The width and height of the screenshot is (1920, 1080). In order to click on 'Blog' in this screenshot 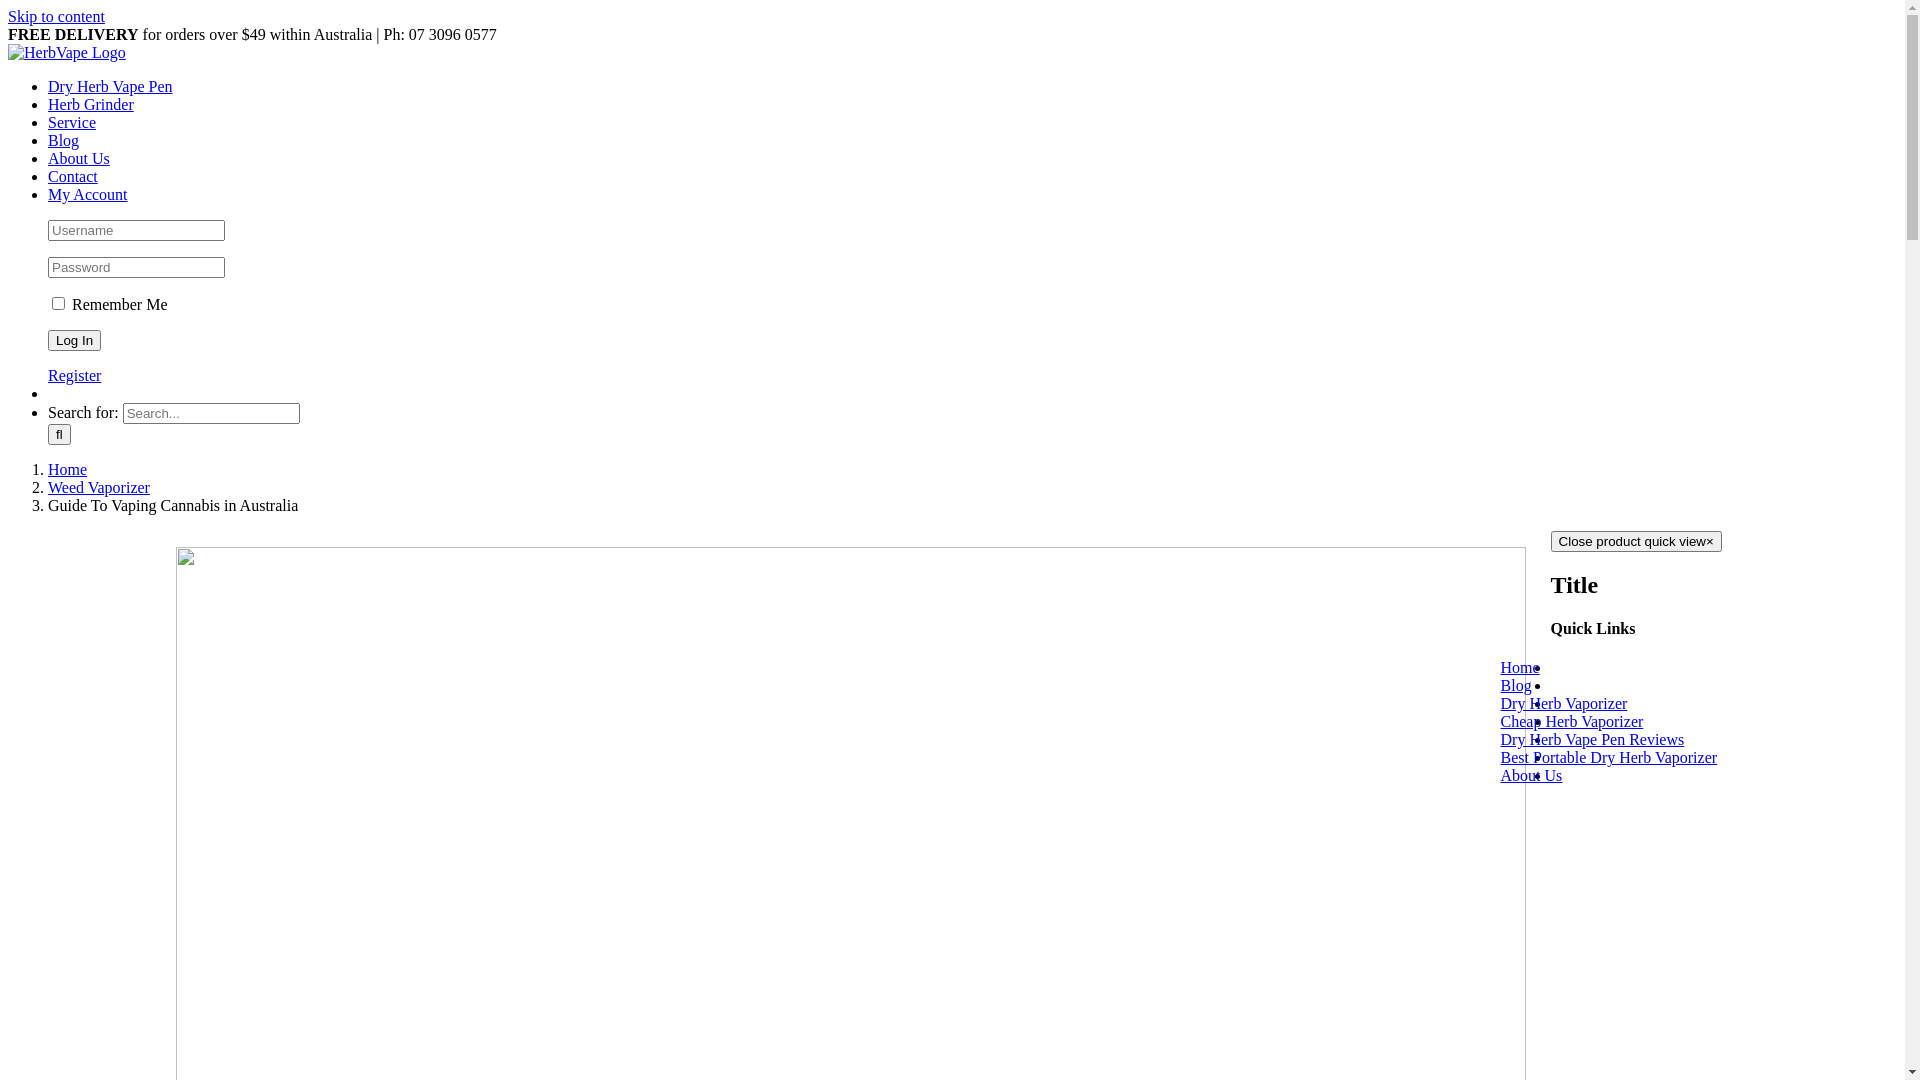, I will do `click(48, 139)`.